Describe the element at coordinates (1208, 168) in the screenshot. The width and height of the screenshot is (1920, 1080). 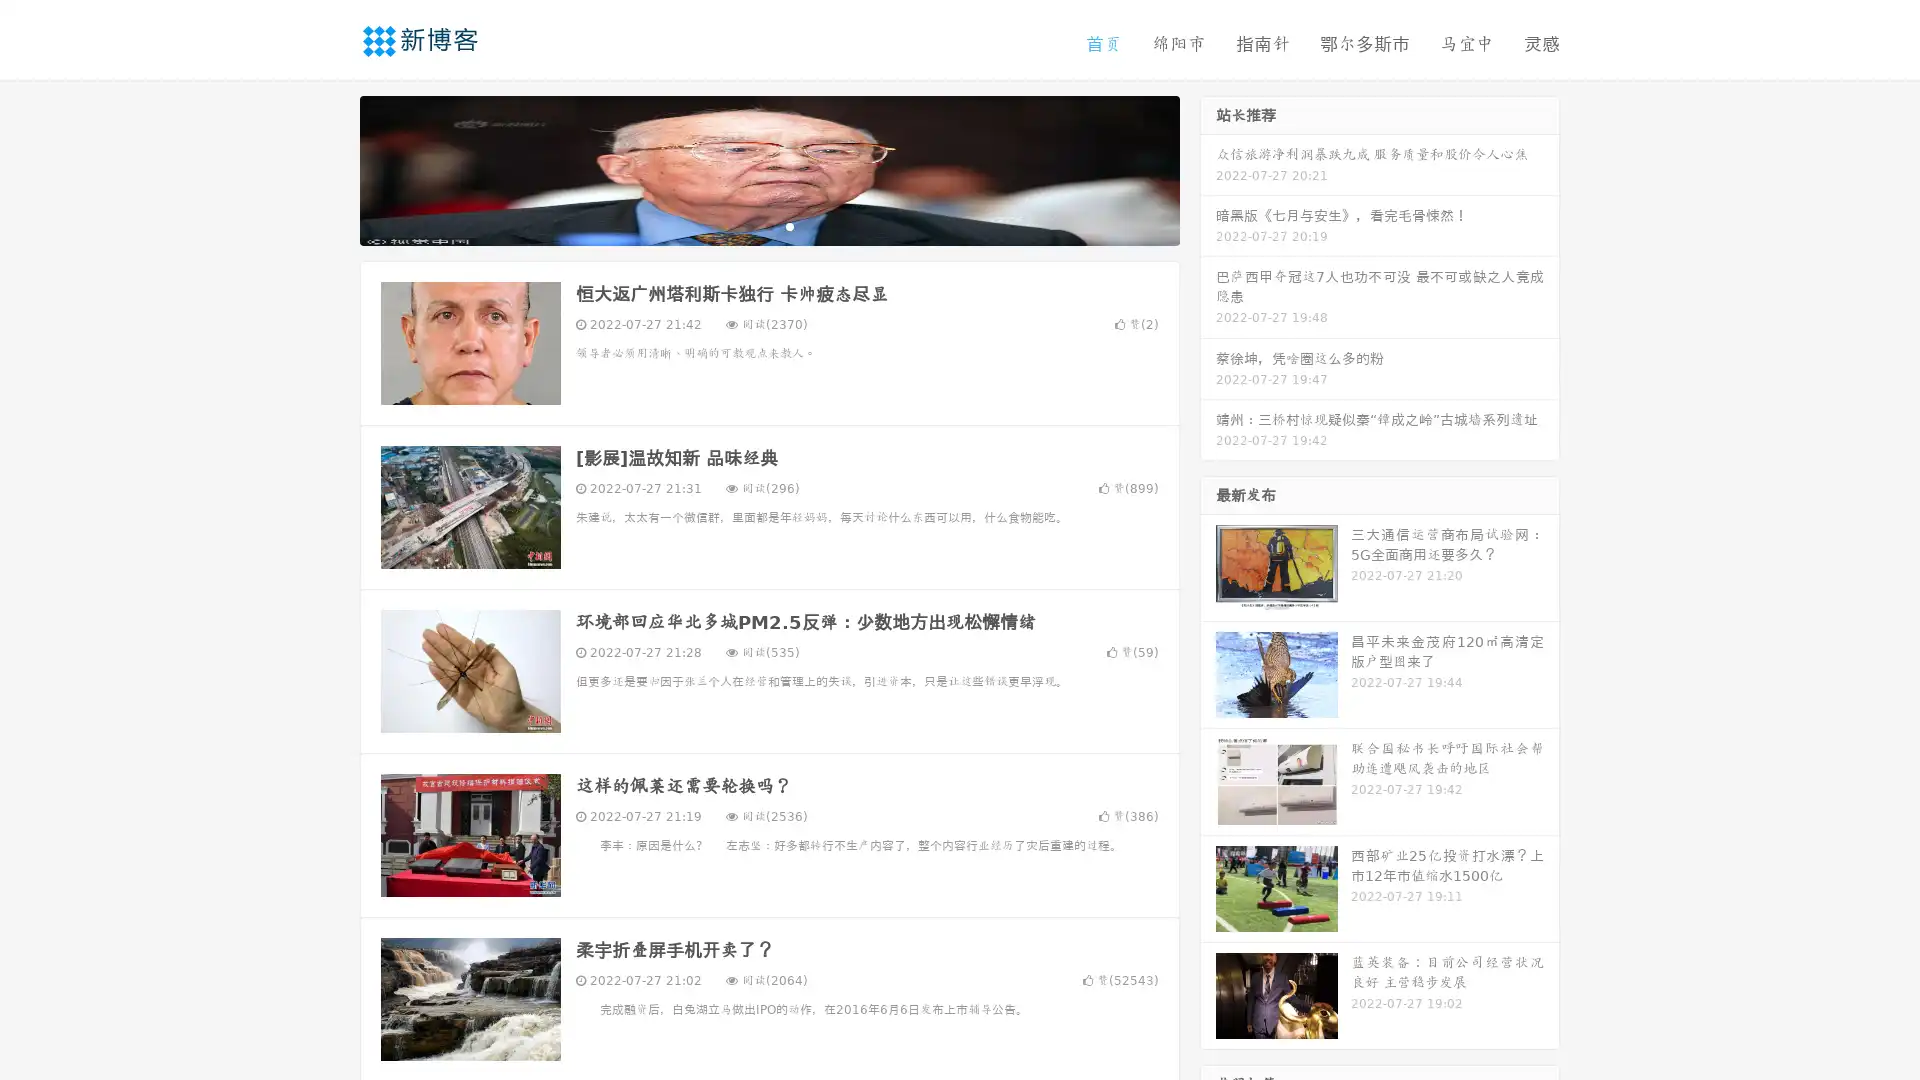
I see `Next slide` at that location.